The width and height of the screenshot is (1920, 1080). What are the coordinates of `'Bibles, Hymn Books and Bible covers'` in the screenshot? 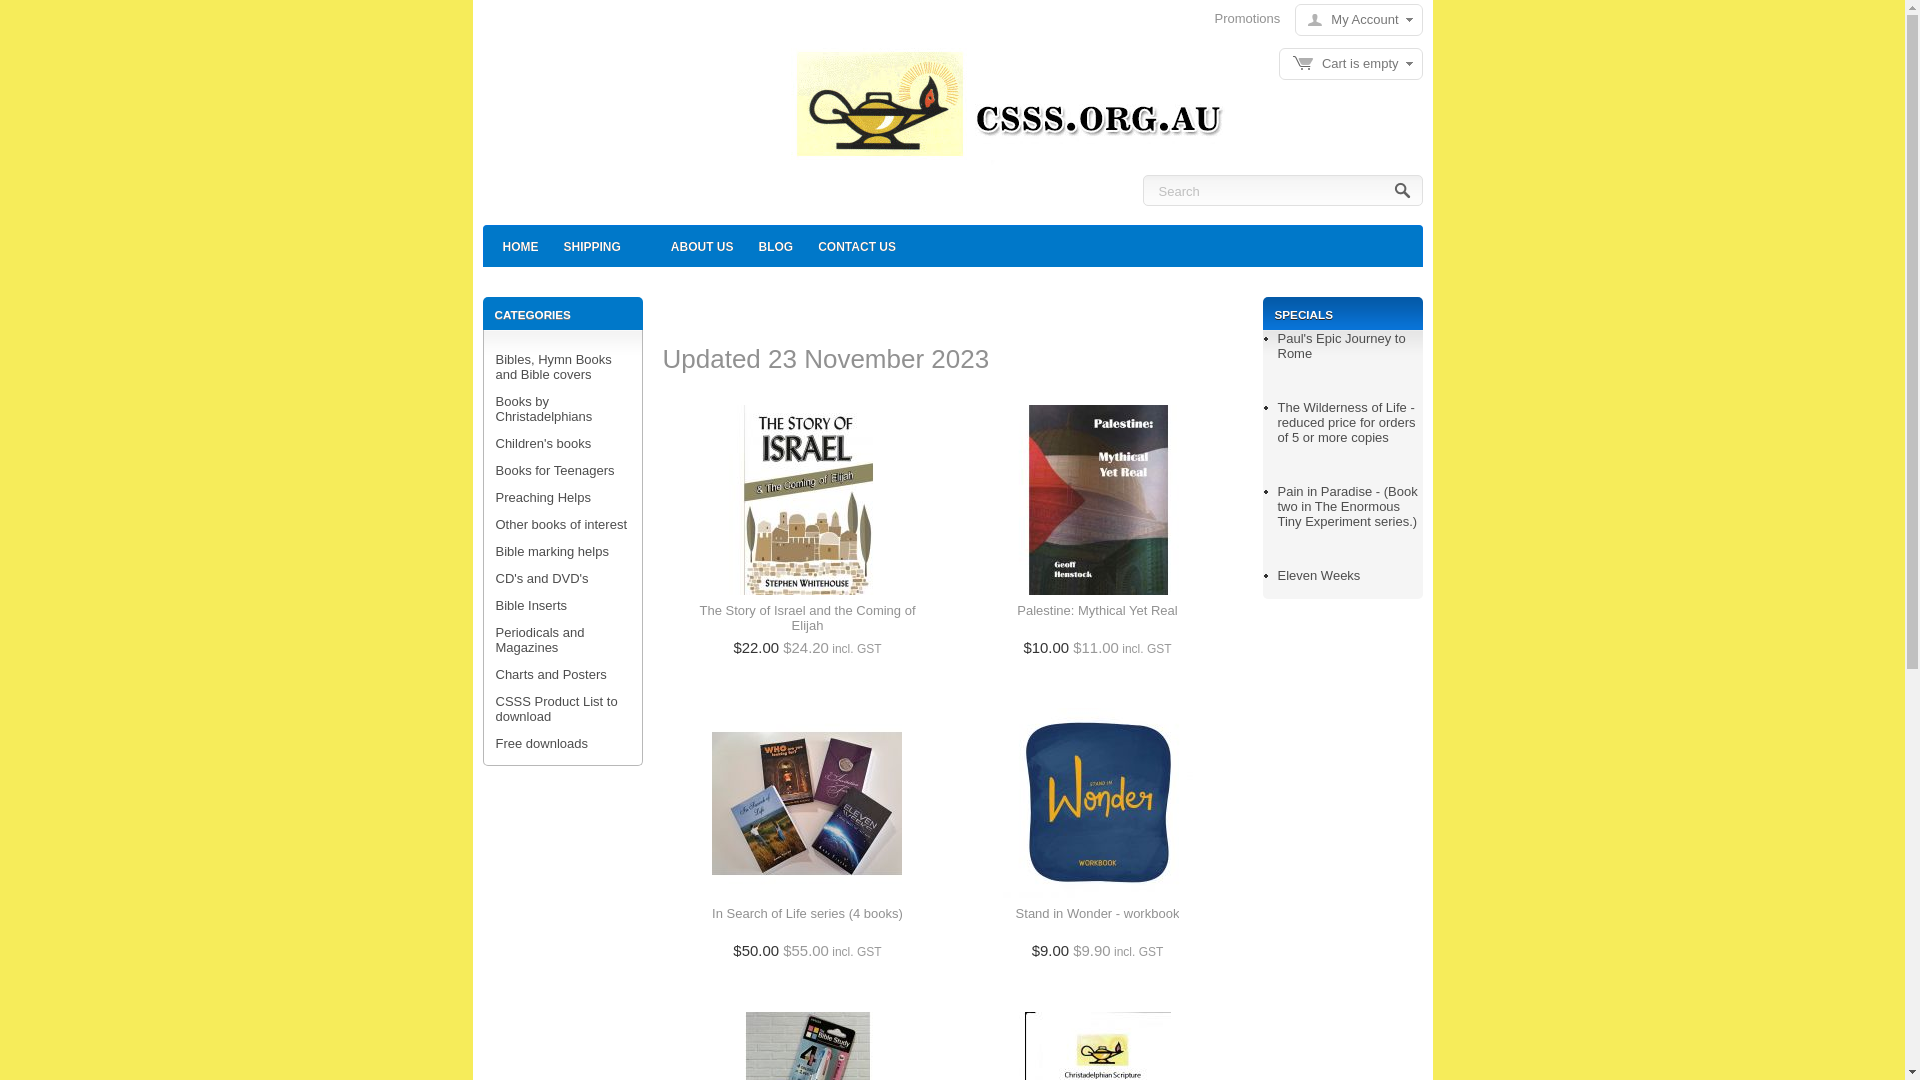 It's located at (553, 366).